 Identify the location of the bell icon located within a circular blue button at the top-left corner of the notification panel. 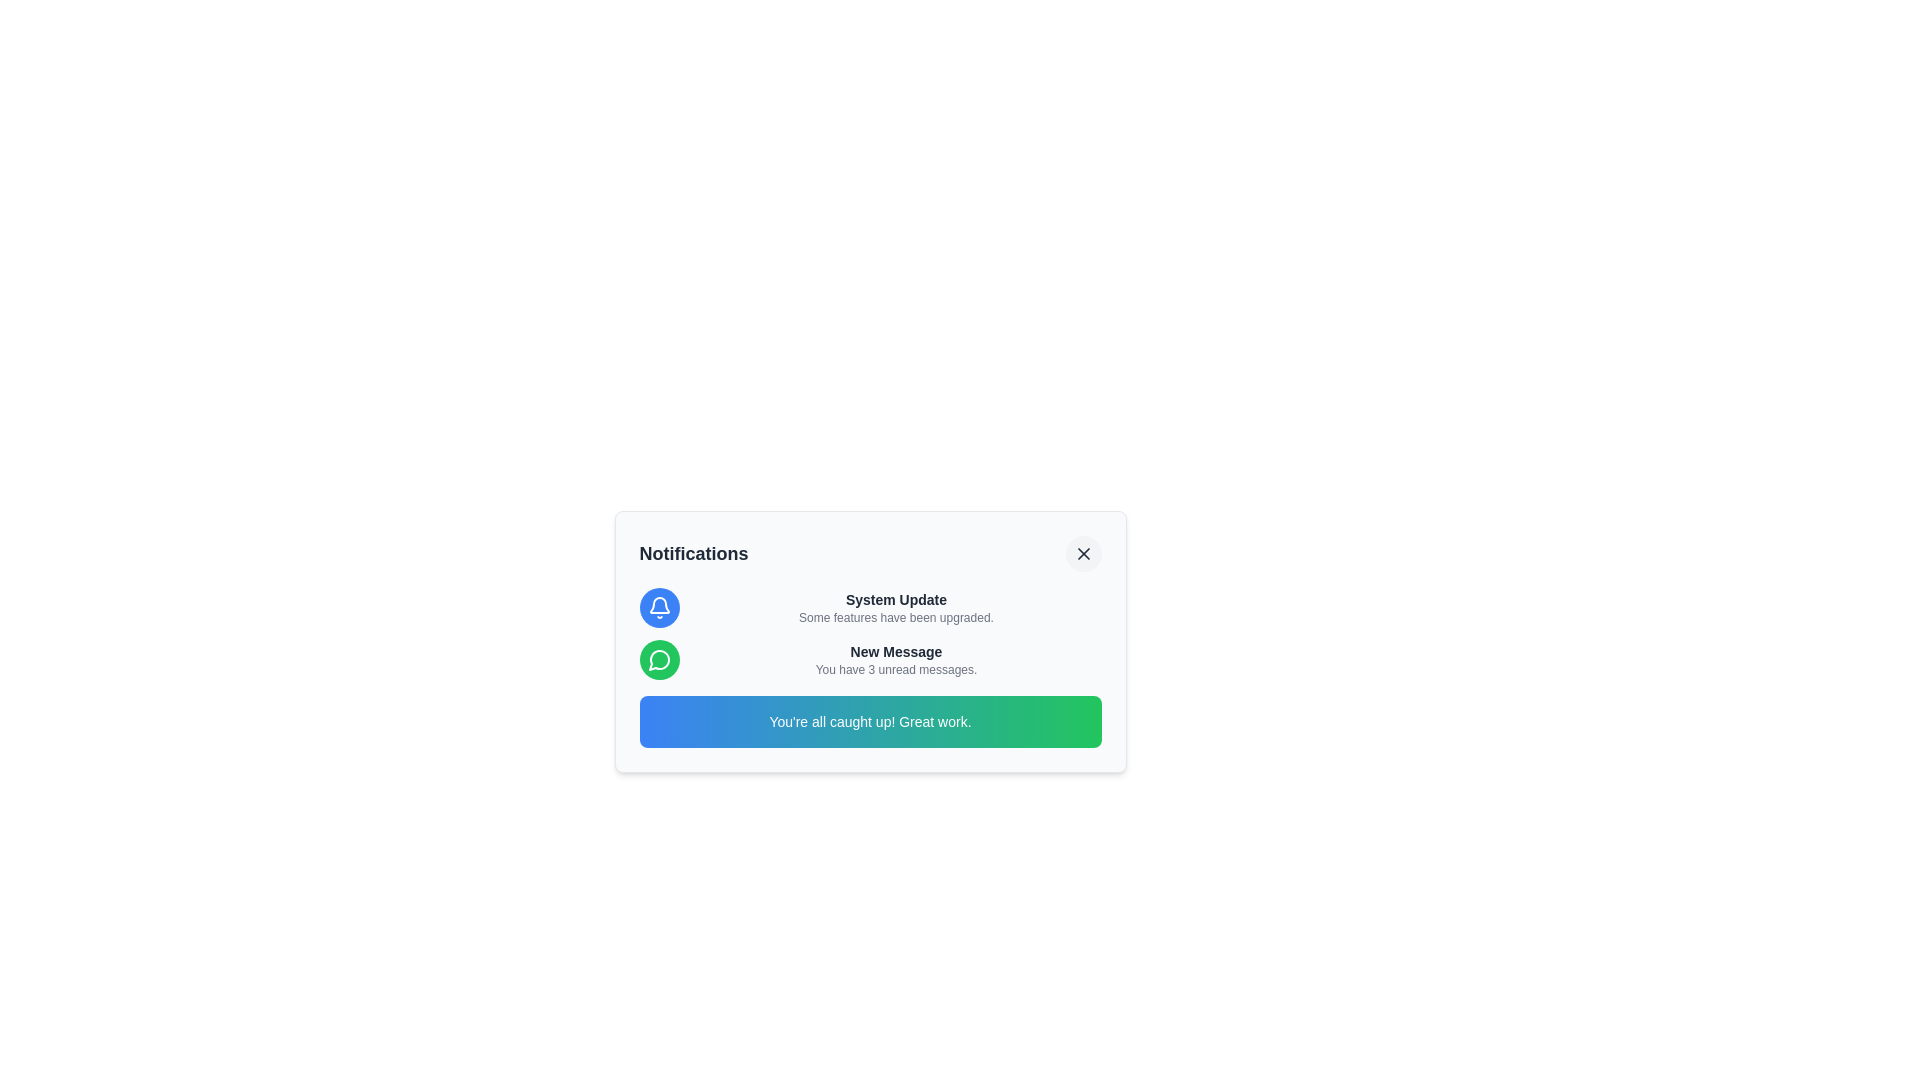
(659, 607).